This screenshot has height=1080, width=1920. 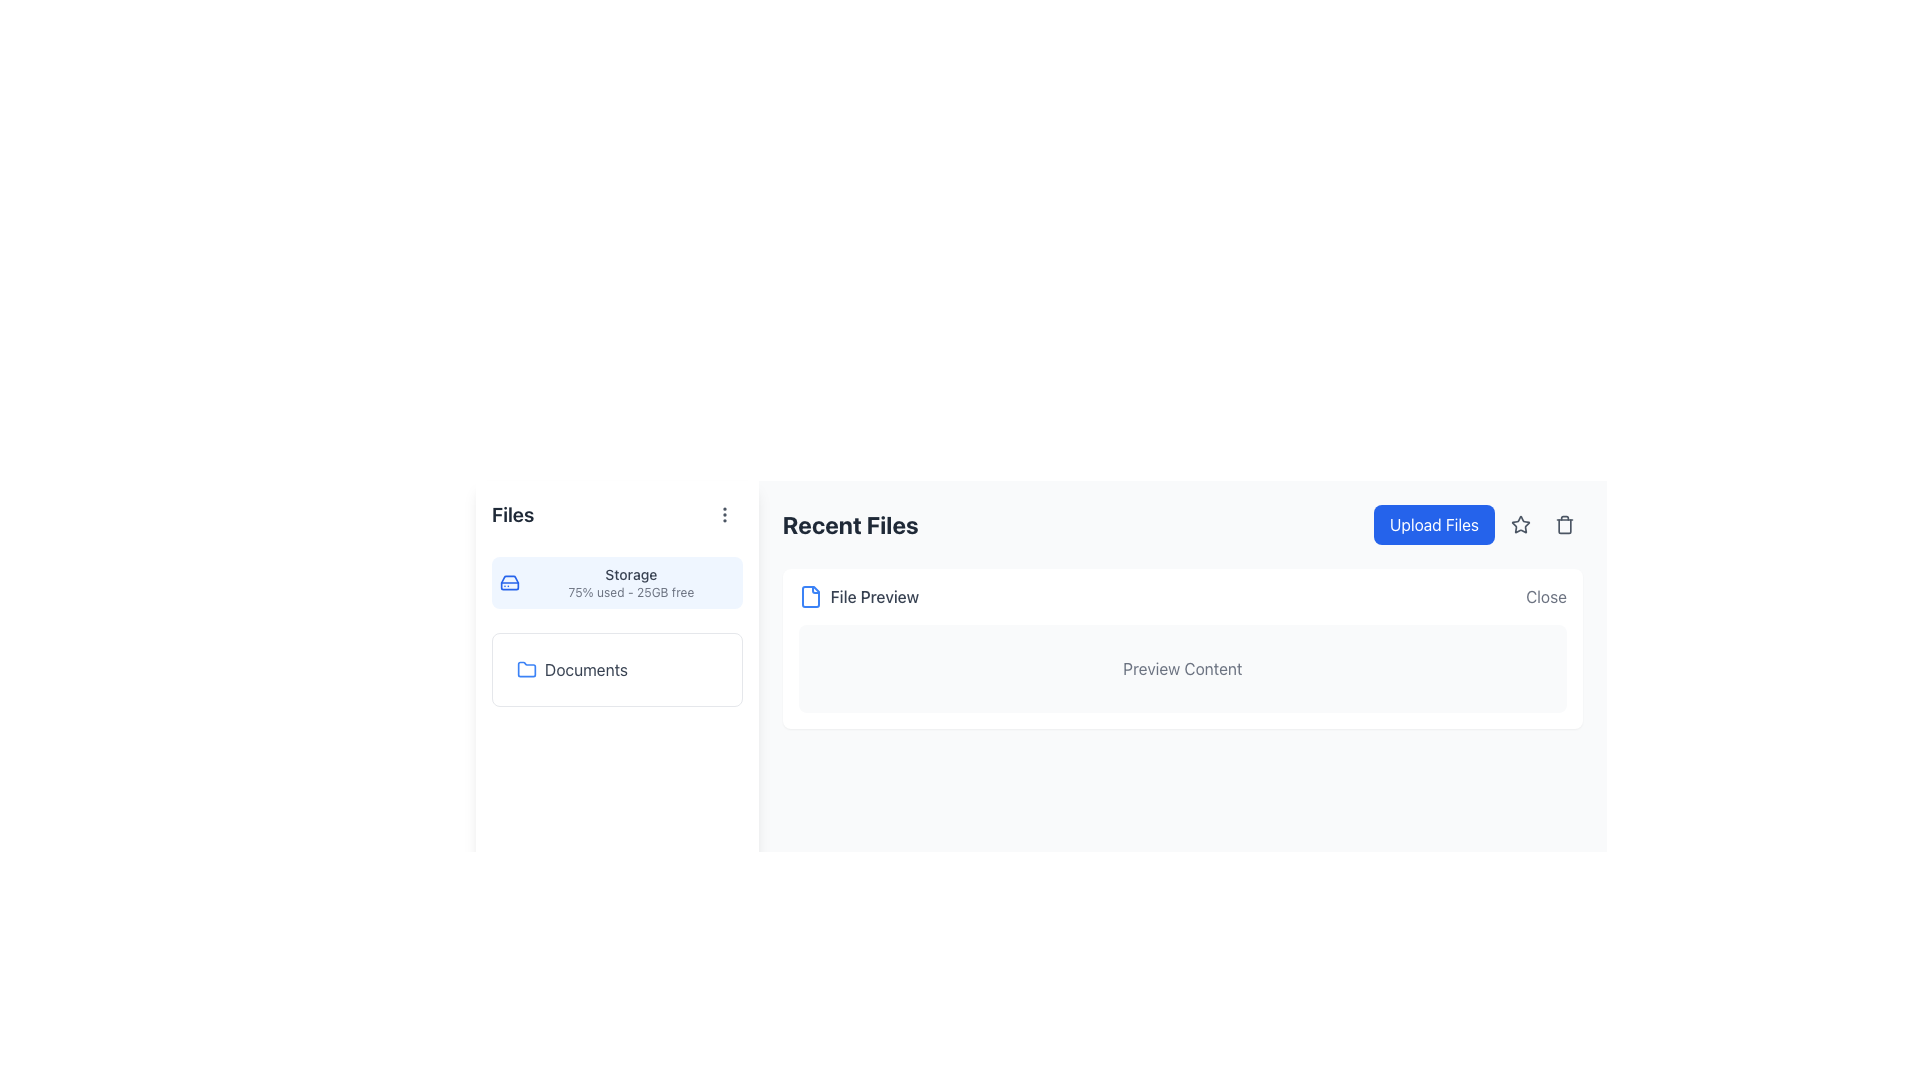 What do you see at coordinates (630, 592) in the screenshot?
I see `the text label that provides information about storage usage, located directly below the 'Storage' text in the 'Files' section` at bounding box center [630, 592].